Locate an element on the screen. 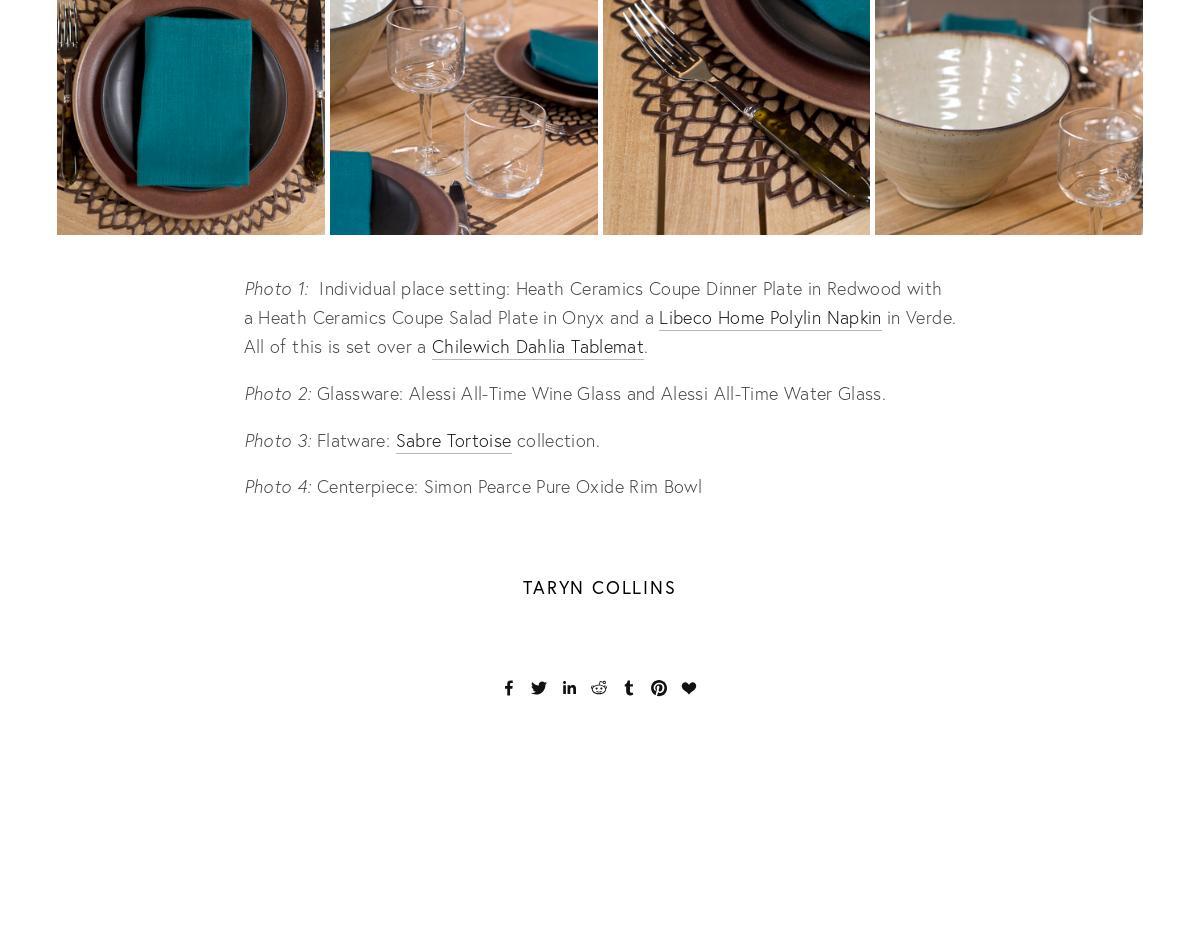 This screenshot has height=950, width=1200. 'Photo 2:' is located at coordinates (275, 390).